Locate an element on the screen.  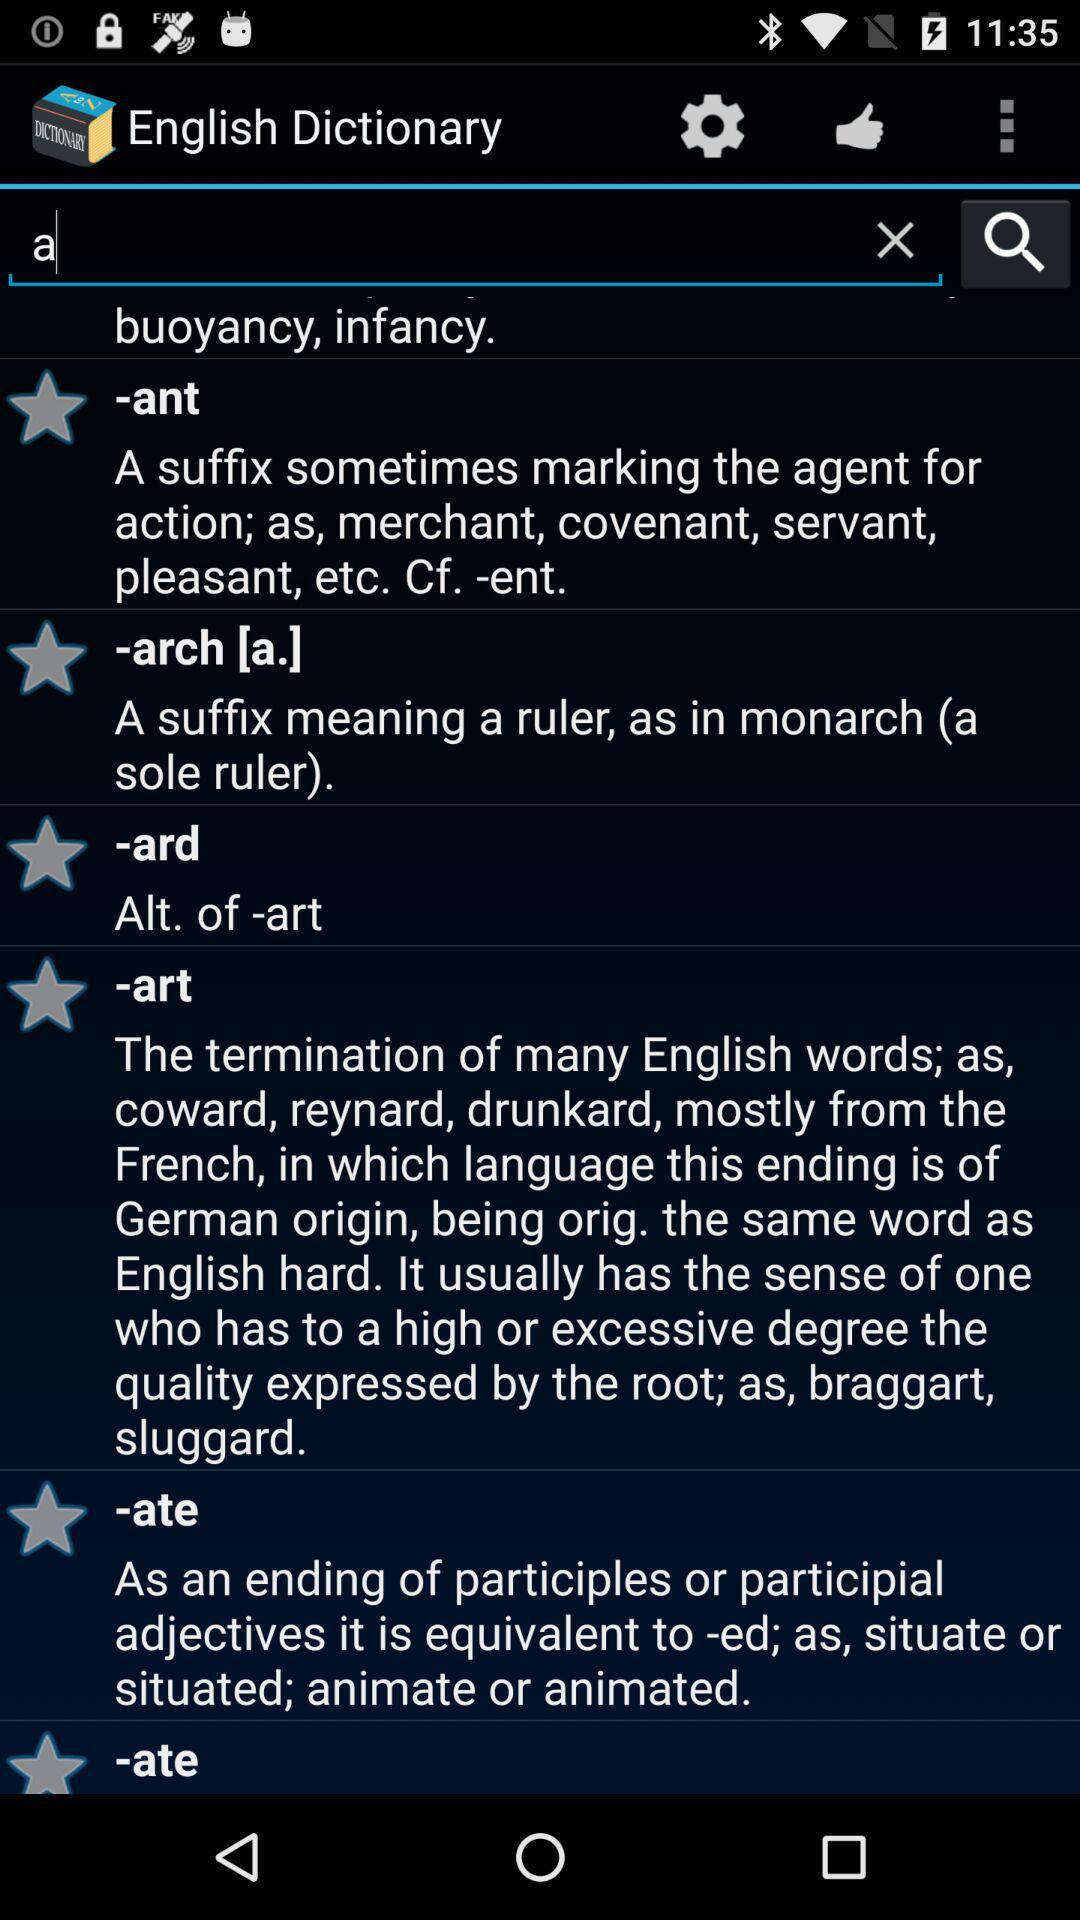
item next to the a is located at coordinates (1015, 242).